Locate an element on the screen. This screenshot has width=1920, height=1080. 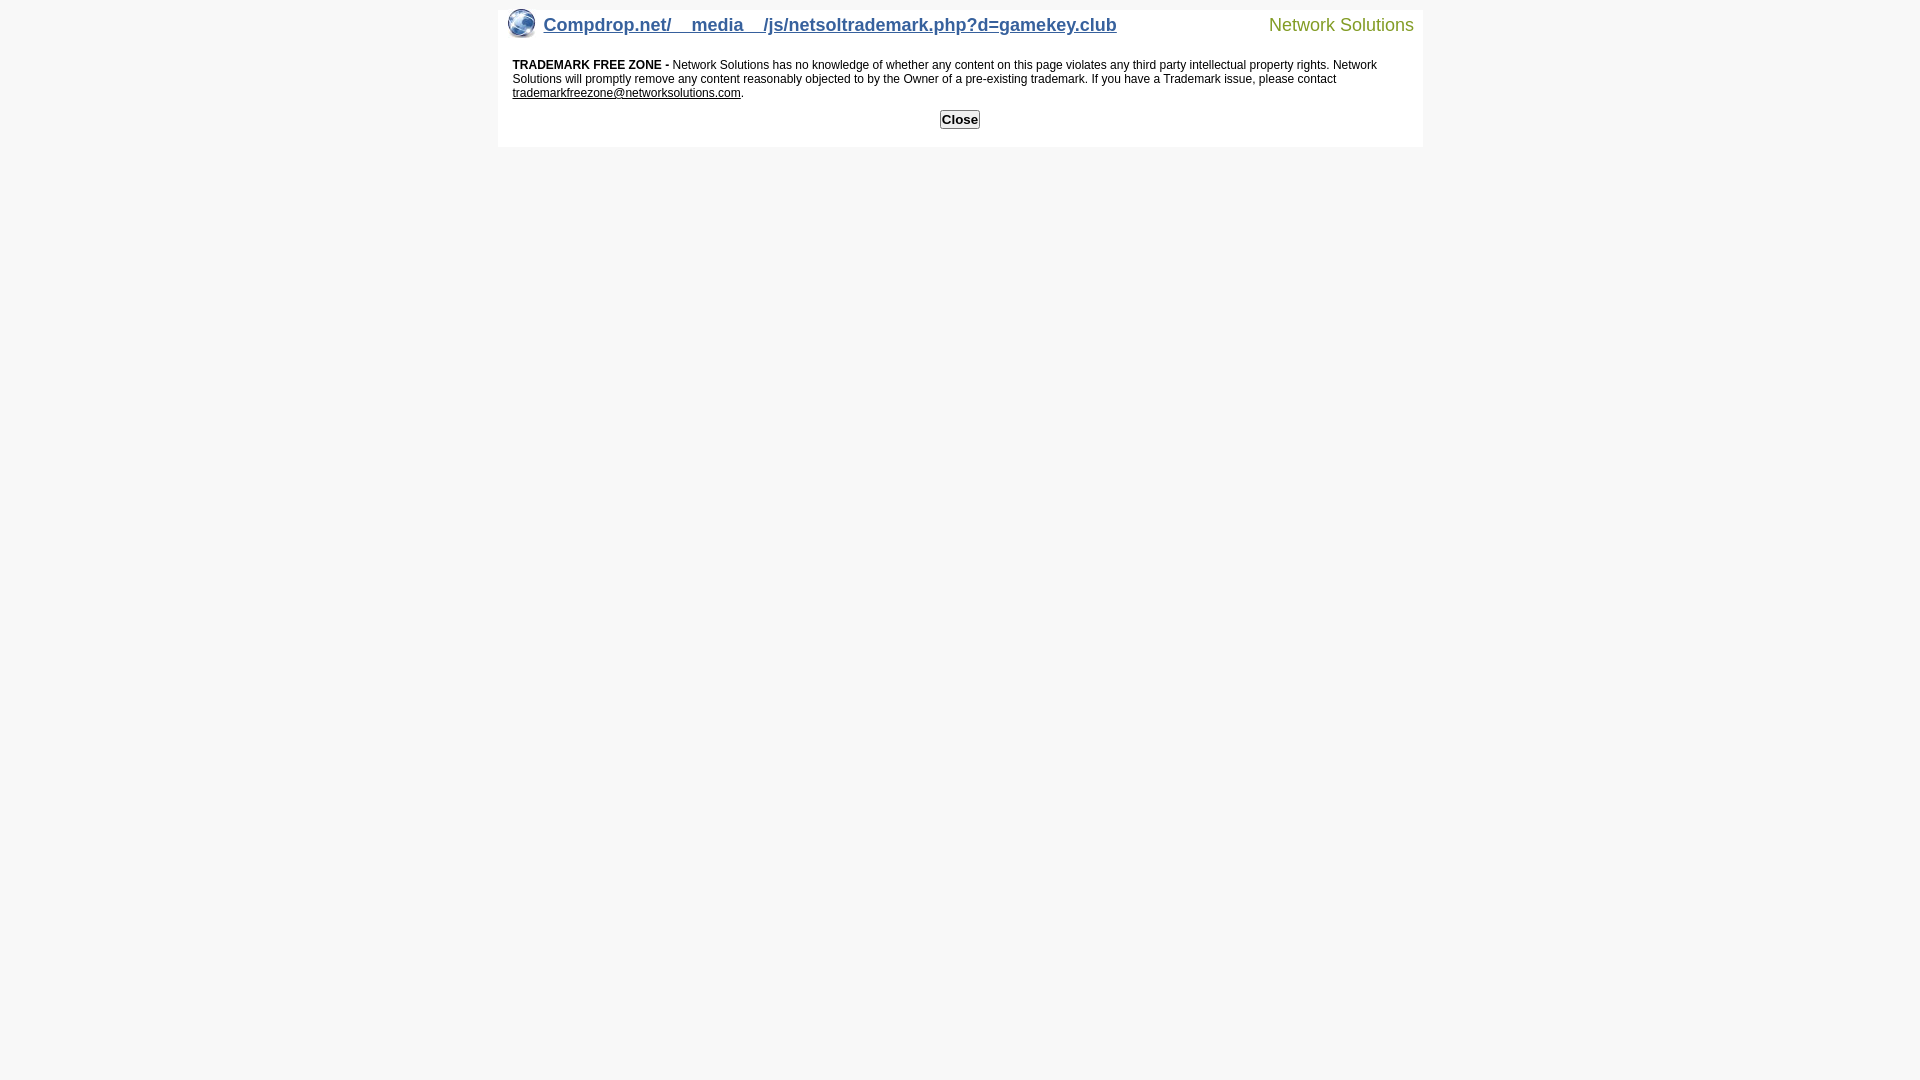
'trademarkfreezone@networksolutions.com' is located at coordinates (624, 92).